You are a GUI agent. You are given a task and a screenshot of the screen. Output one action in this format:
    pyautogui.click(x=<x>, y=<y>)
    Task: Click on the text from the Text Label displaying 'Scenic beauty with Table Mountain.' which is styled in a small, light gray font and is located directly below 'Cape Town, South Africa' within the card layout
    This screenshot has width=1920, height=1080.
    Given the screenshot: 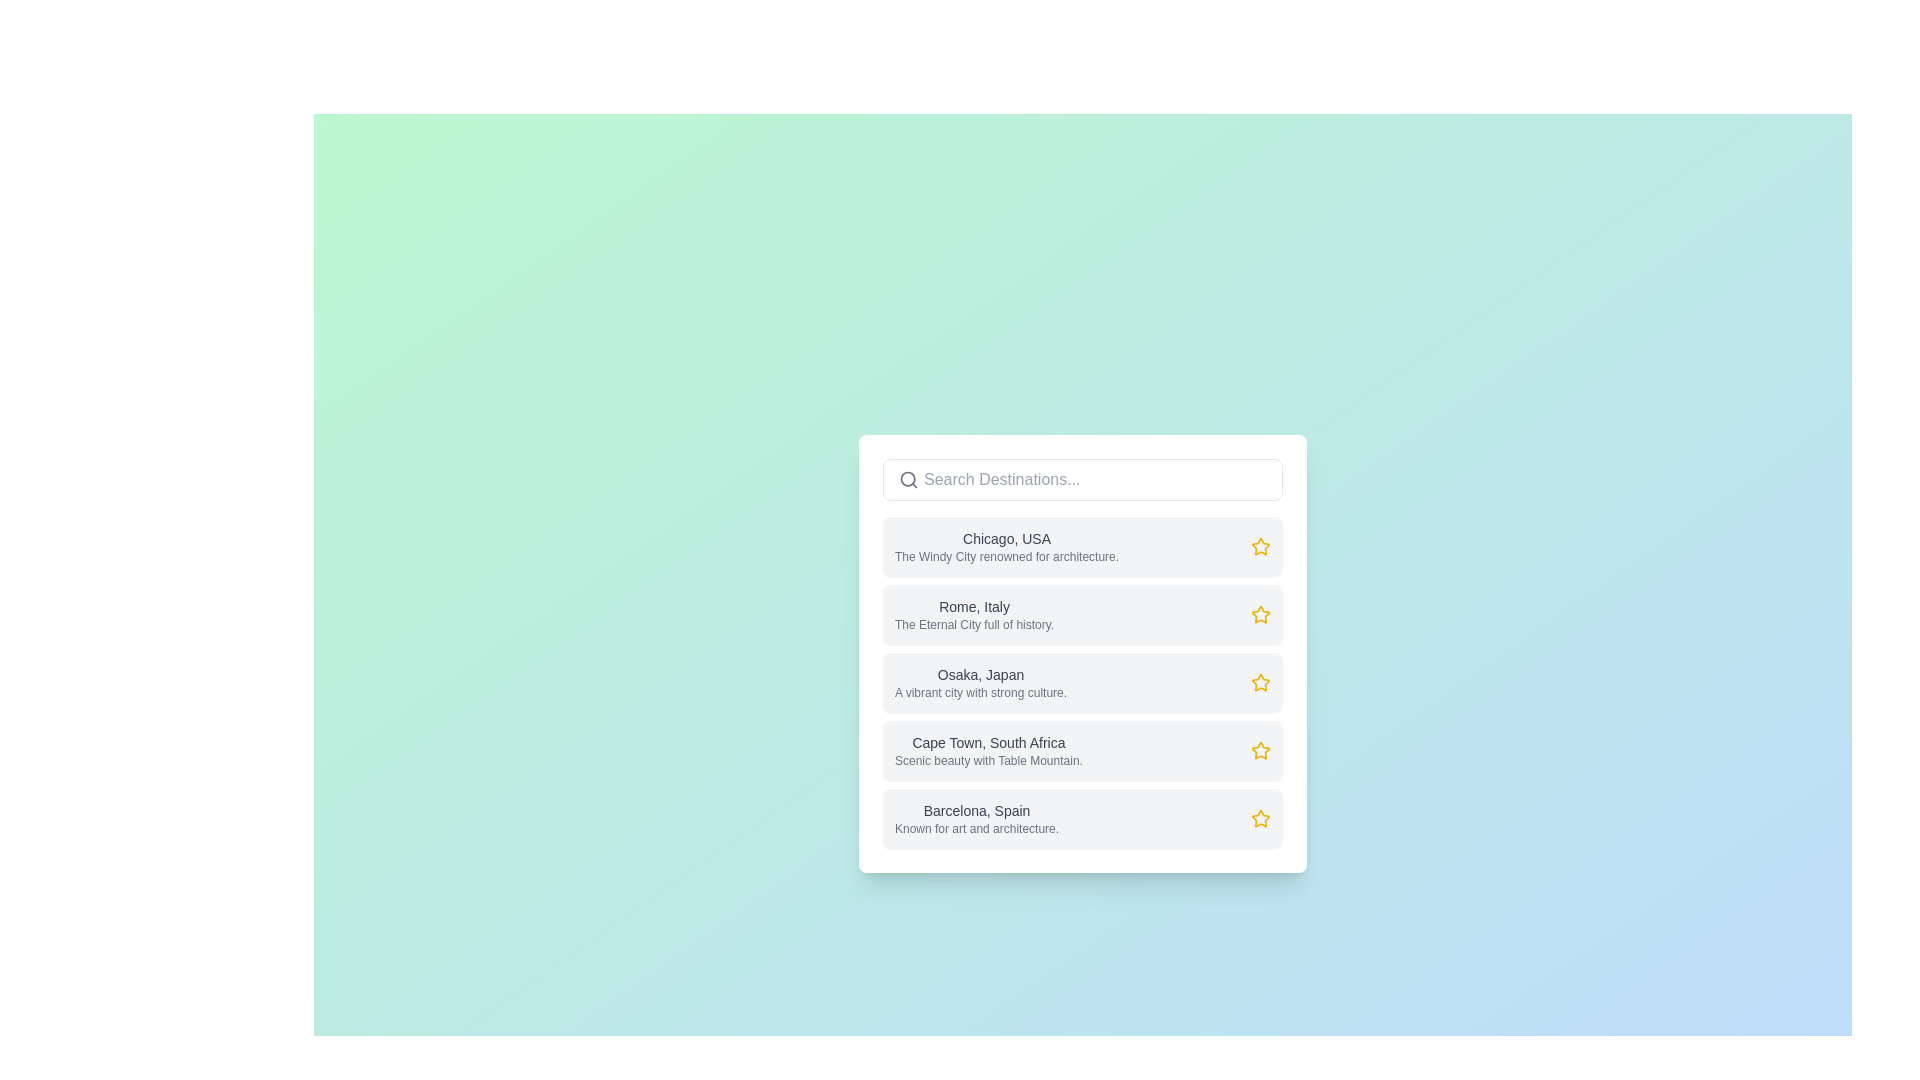 What is the action you would take?
    pyautogui.click(x=988, y=760)
    